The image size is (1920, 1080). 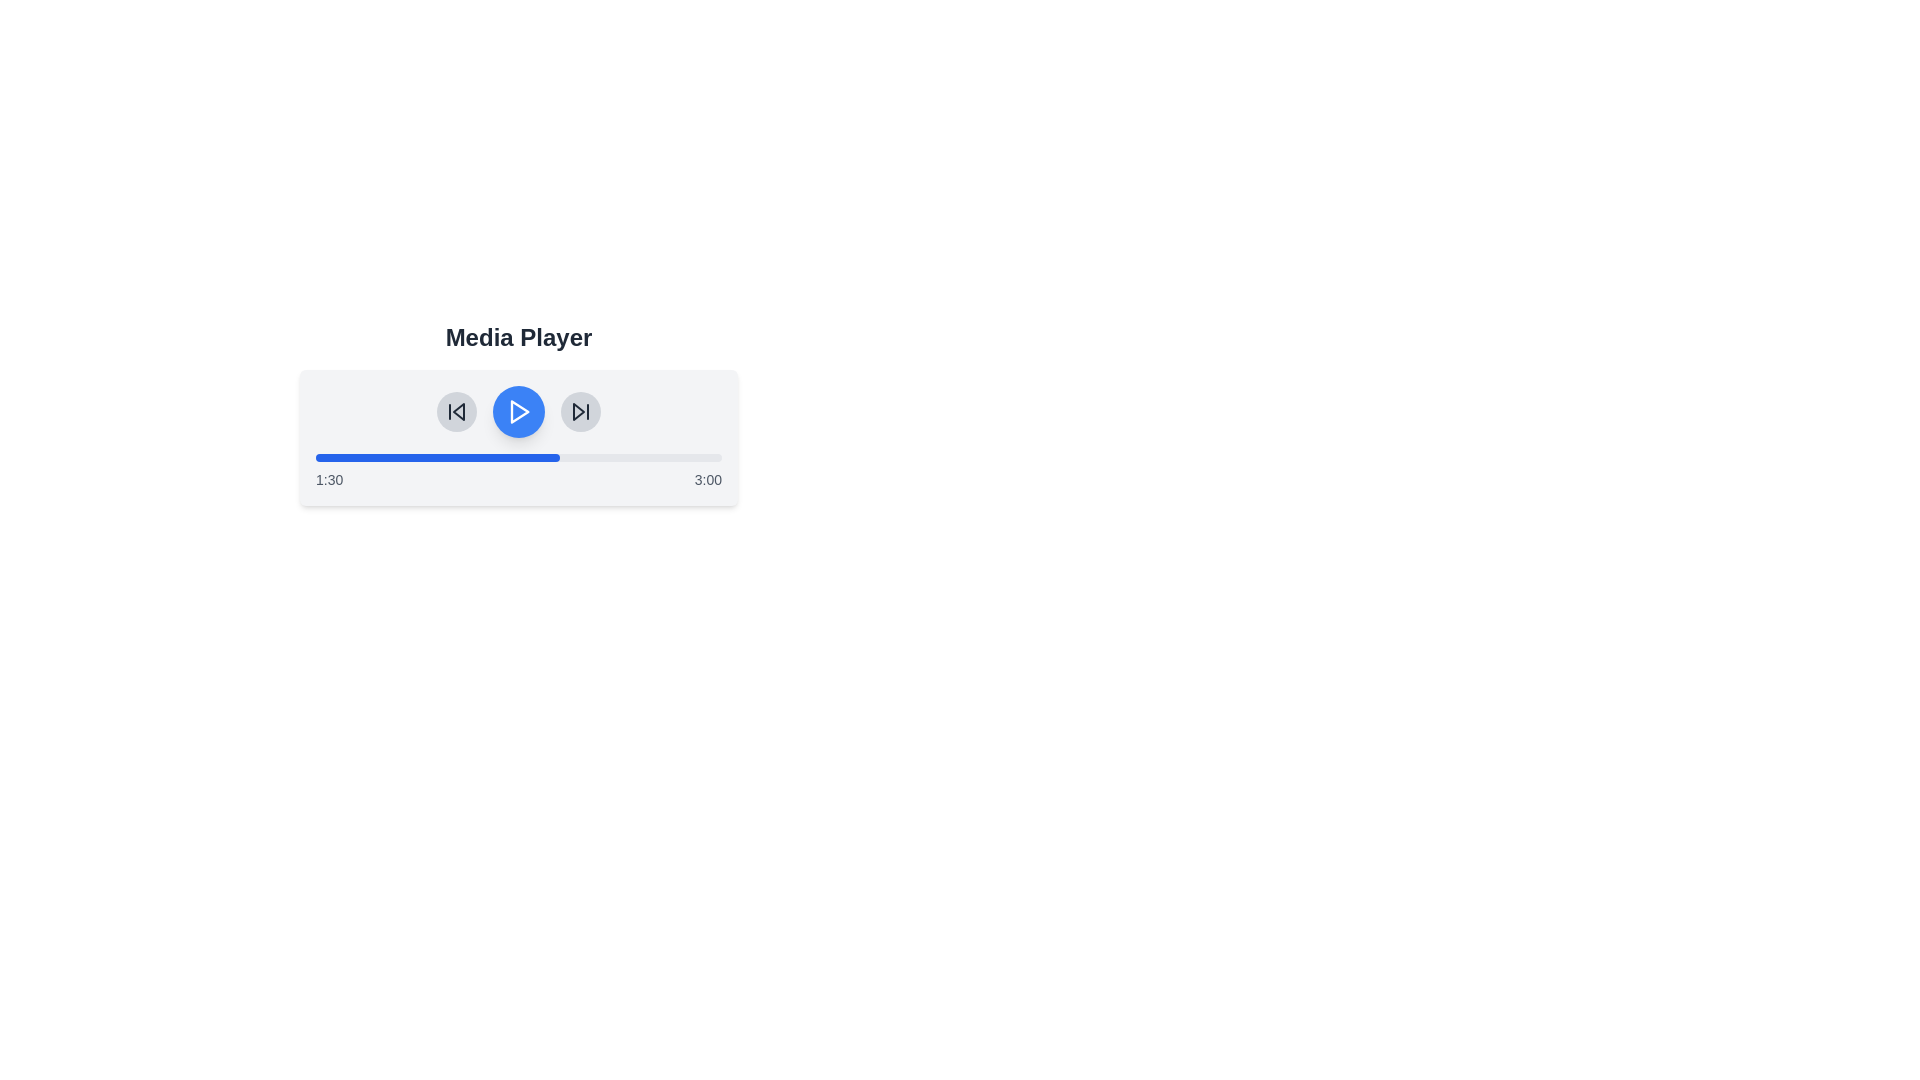 What do you see at coordinates (518, 411) in the screenshot?
I see `the circular 'Play' icon with a blue background in the center of the media player interface to trigger additional visual effects` at bounding box center [518, 411].